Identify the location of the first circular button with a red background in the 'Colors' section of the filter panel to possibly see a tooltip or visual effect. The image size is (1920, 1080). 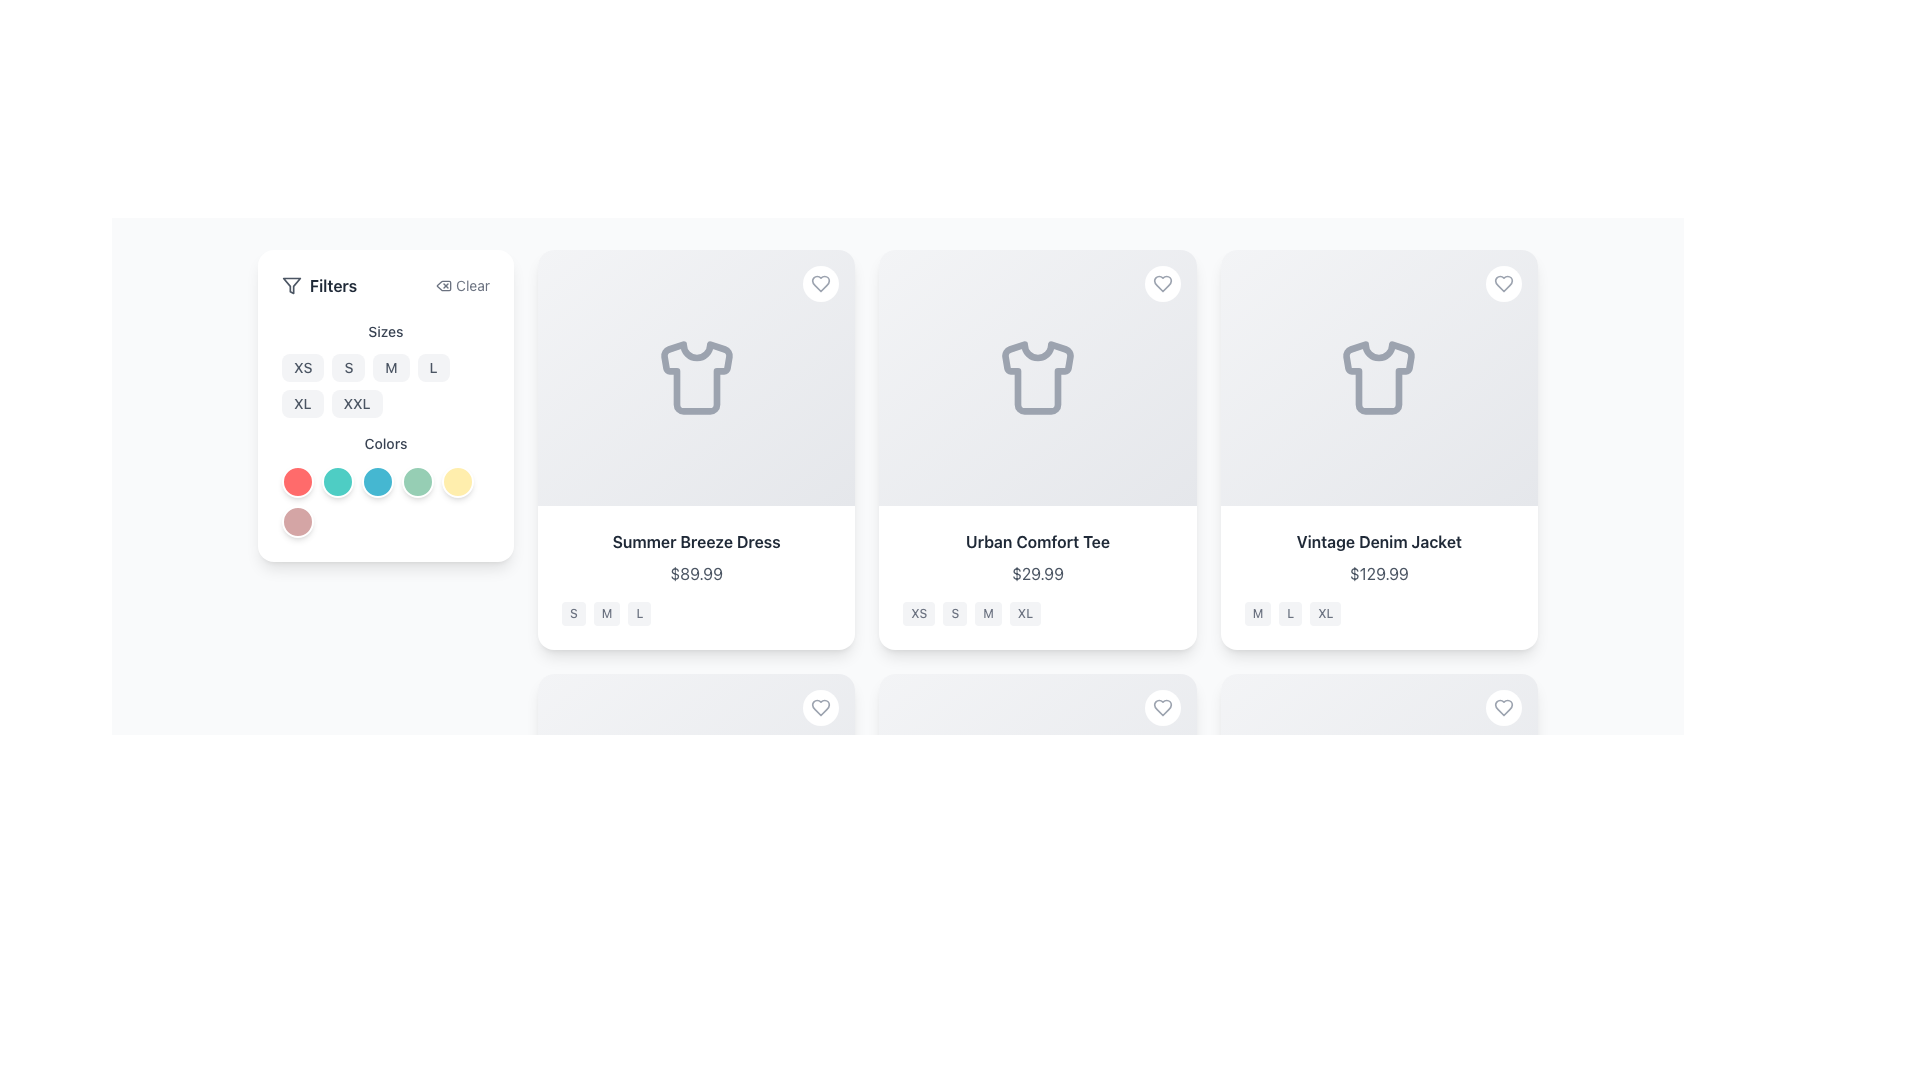
(296, 482).